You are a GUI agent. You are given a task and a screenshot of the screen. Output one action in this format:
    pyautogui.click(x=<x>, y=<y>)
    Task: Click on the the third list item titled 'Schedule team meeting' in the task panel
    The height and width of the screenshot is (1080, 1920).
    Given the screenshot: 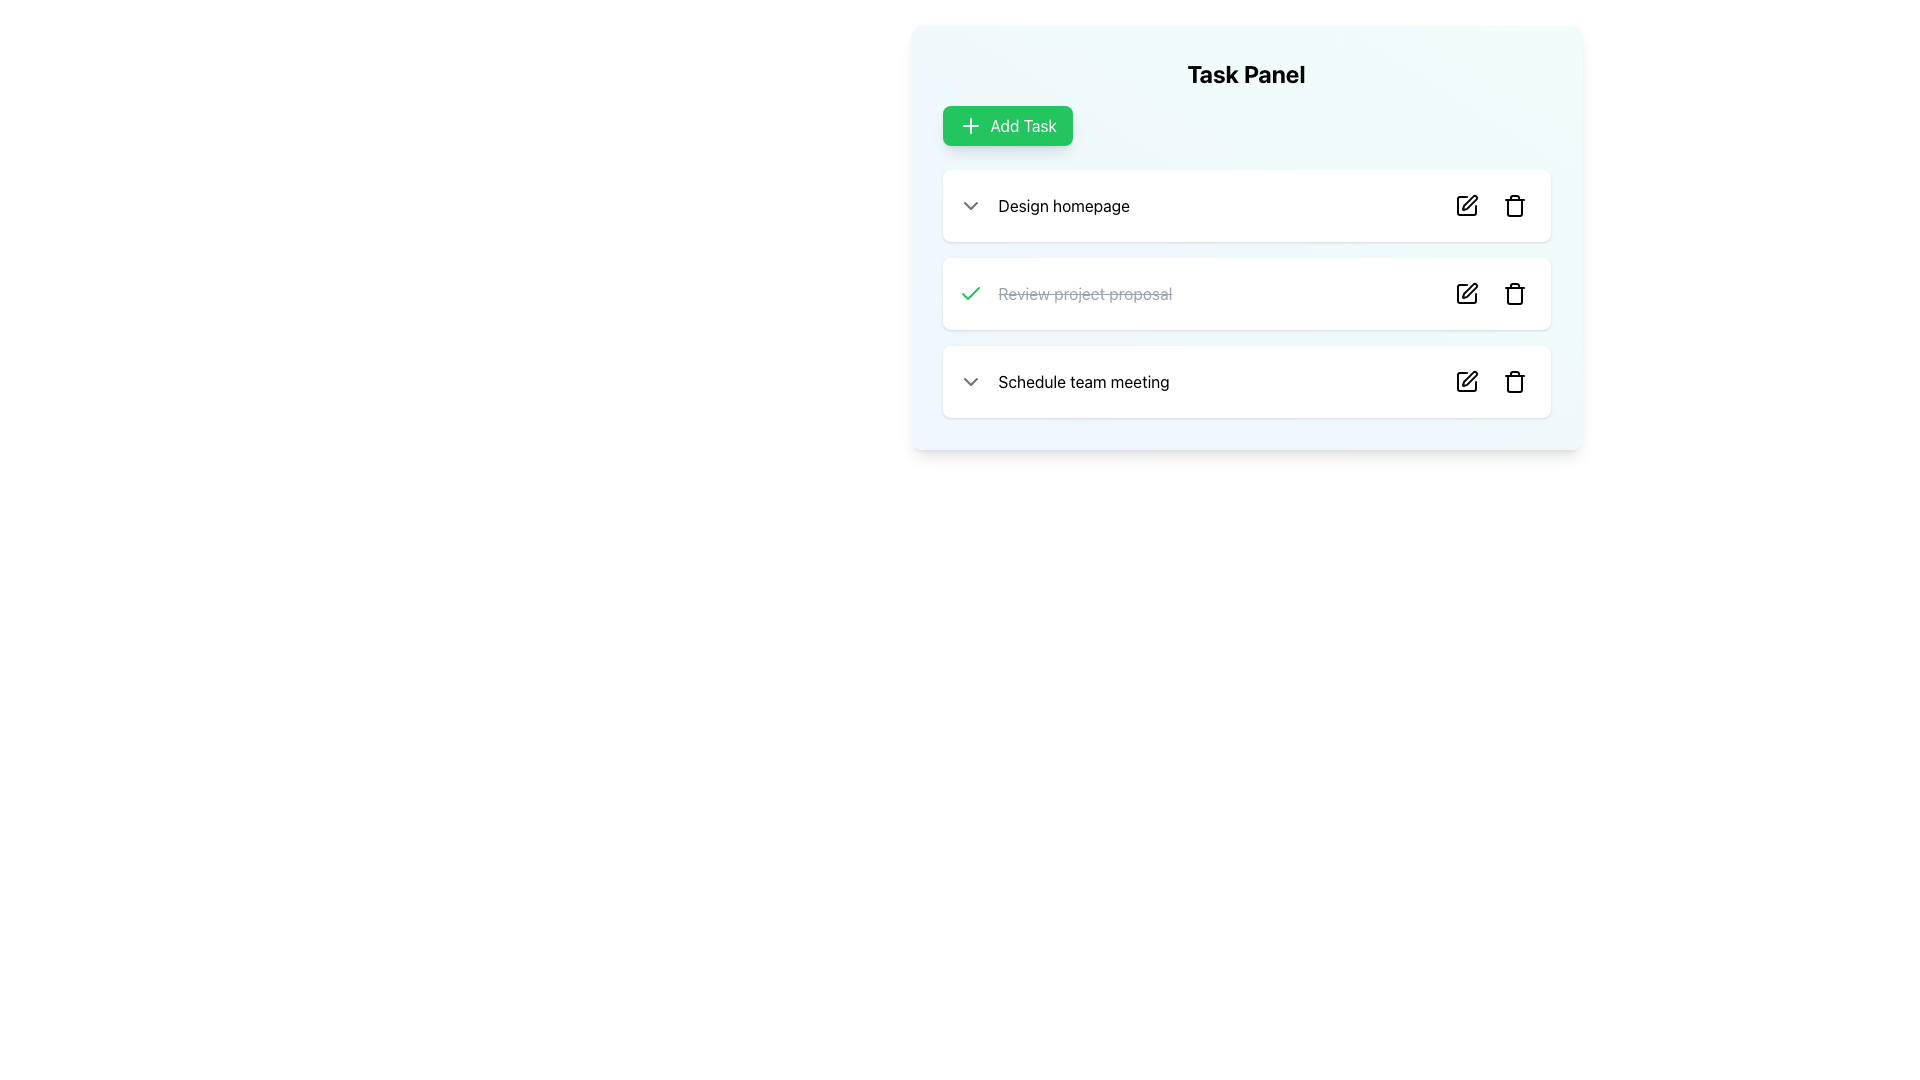 What is the action you would take?
    pyautogui.click(x=1063, y=381)
    